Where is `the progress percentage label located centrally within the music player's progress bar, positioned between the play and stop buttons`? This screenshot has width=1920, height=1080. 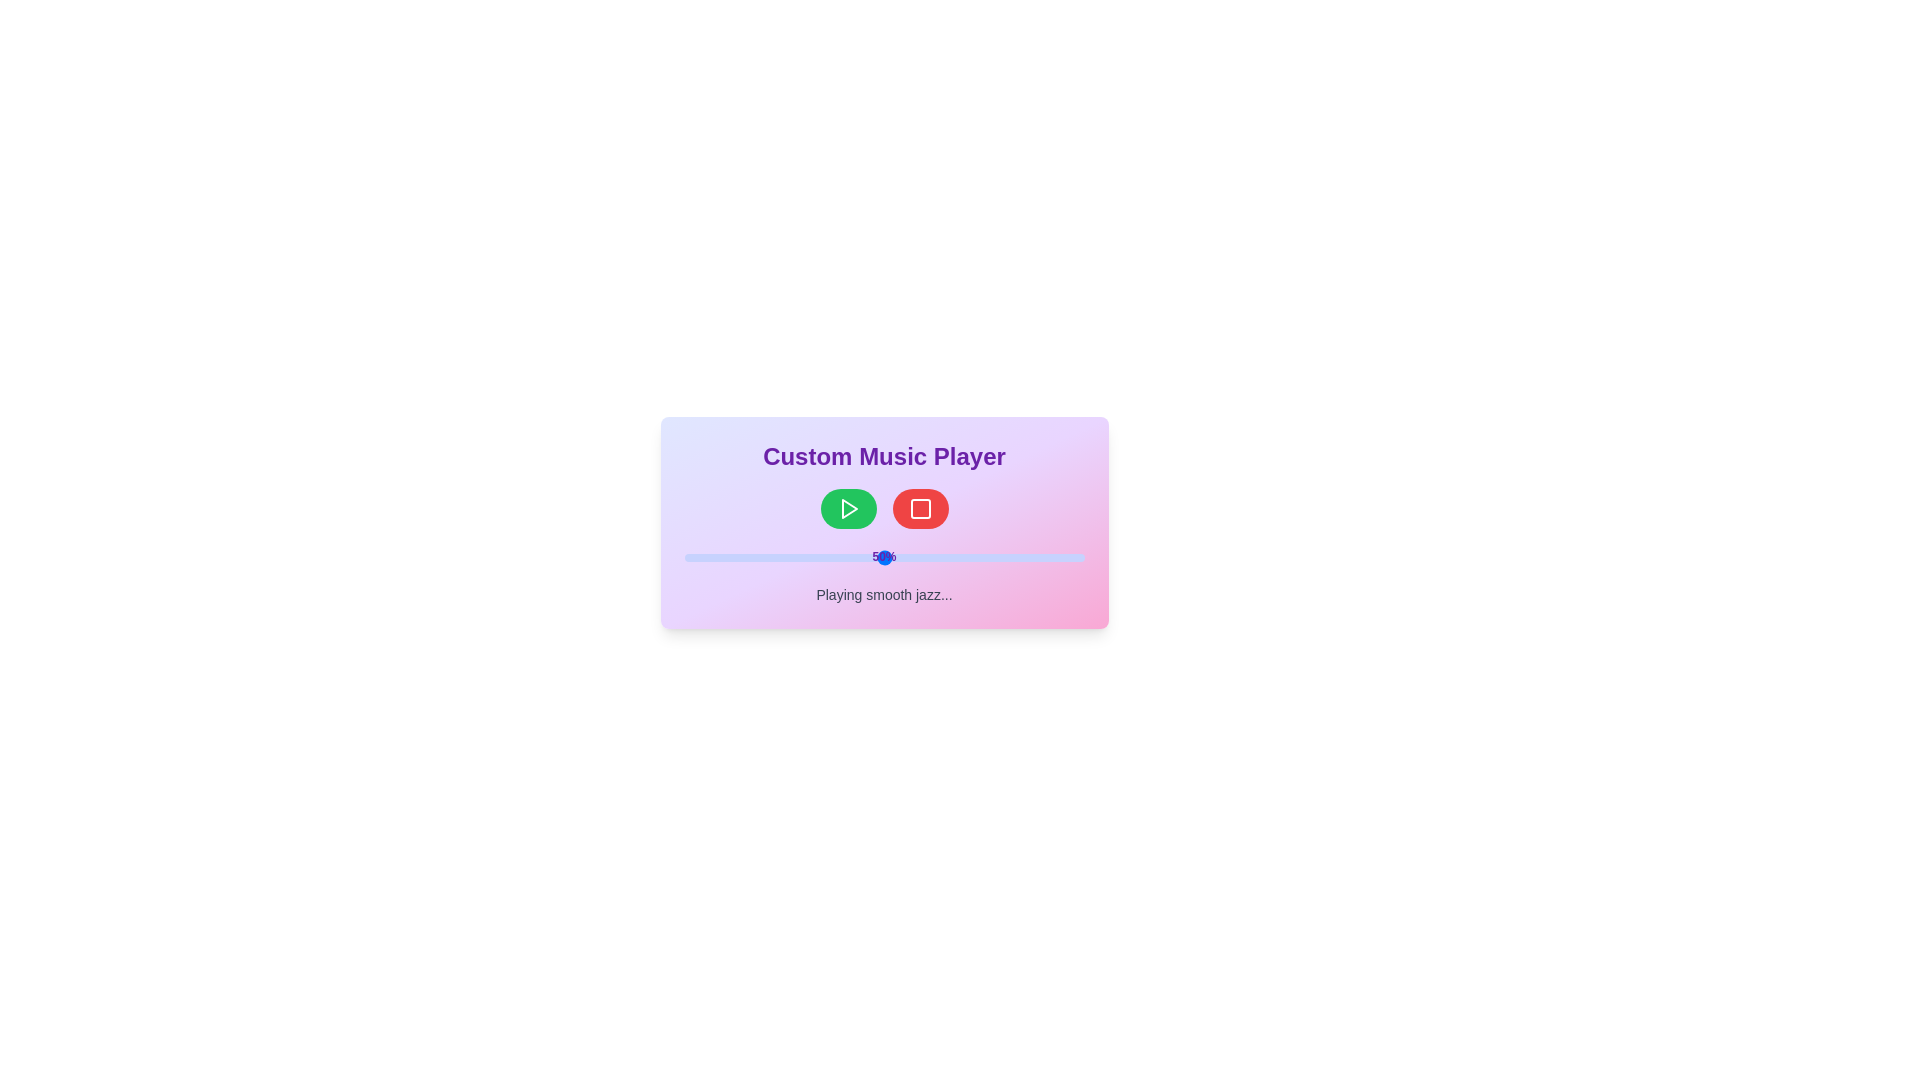
the progress percentage label located centrally within the music player's progress bar, positioned between the play and stop buttons is located at coordinates (883, 556).